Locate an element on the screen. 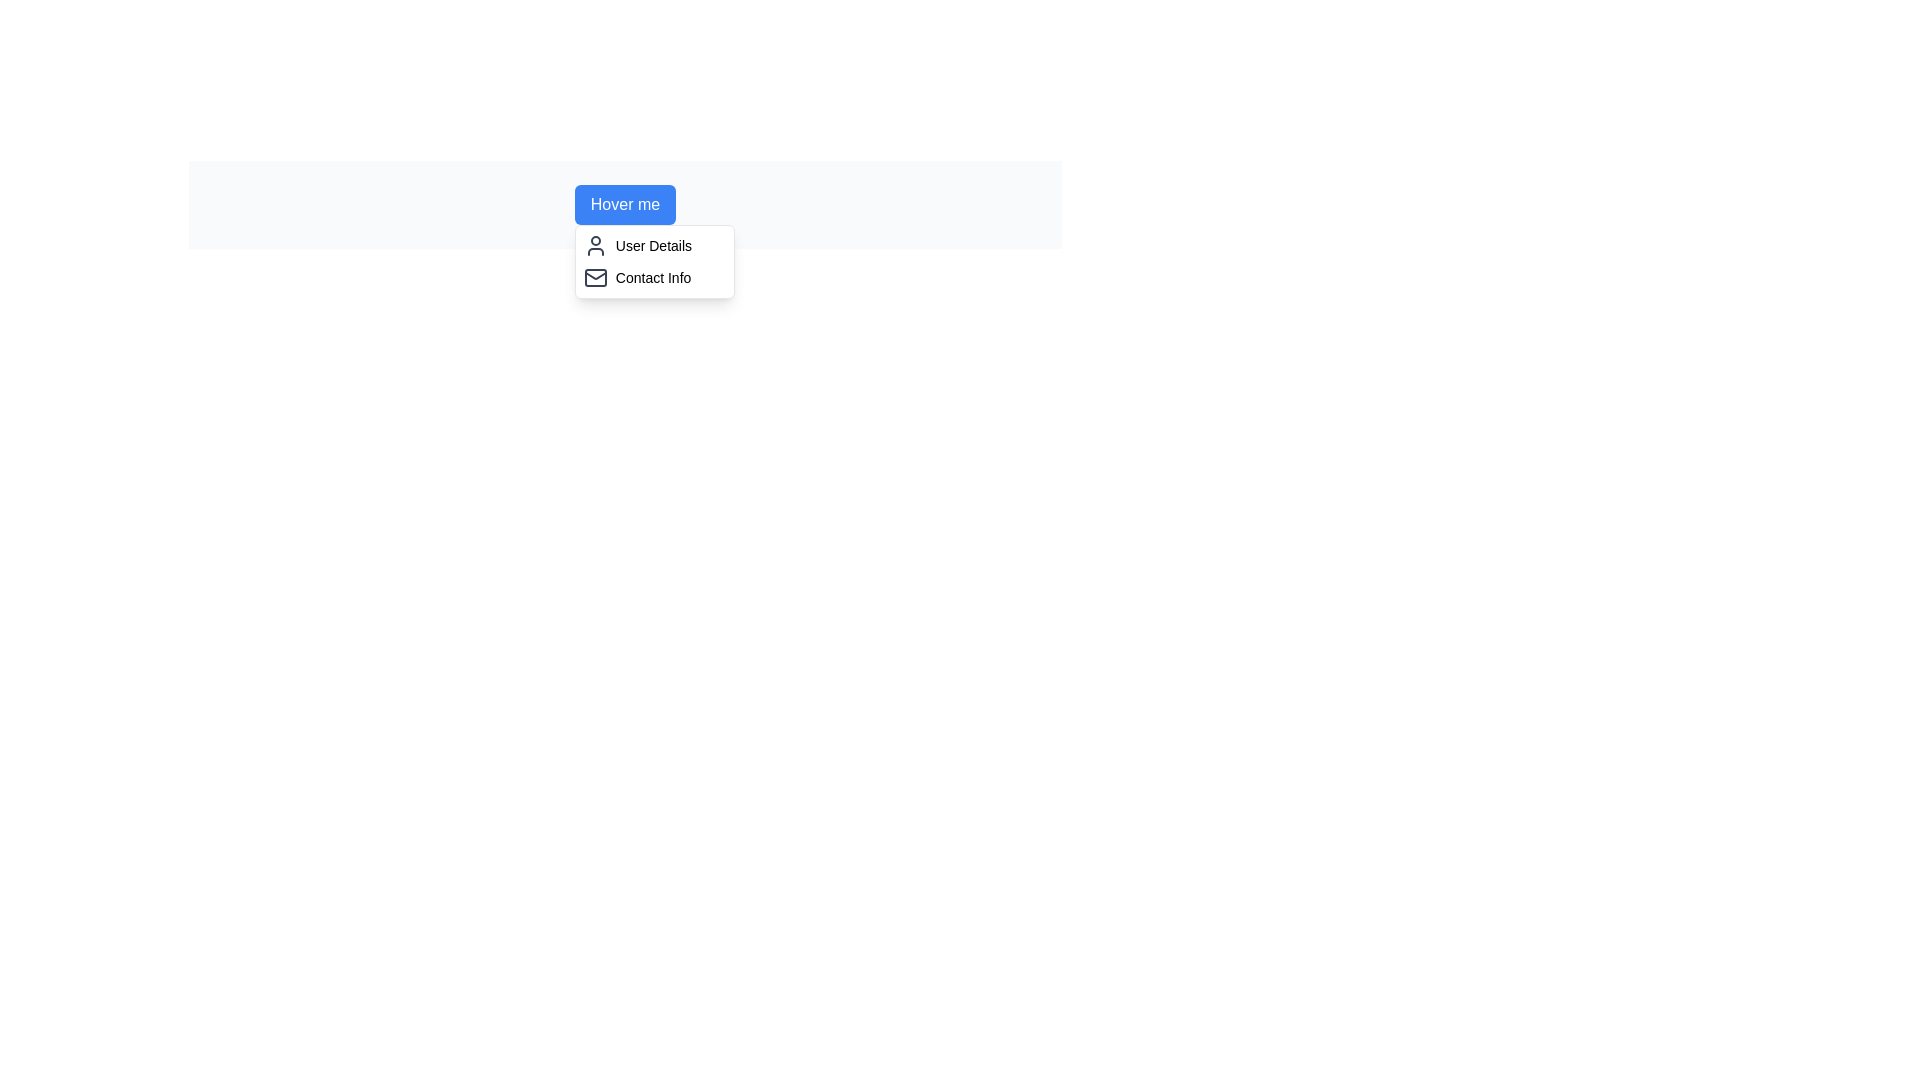 The height and width of the screenshot is (1080, 1920). the 'User Details' menu item is located at coordinates (654, 245).